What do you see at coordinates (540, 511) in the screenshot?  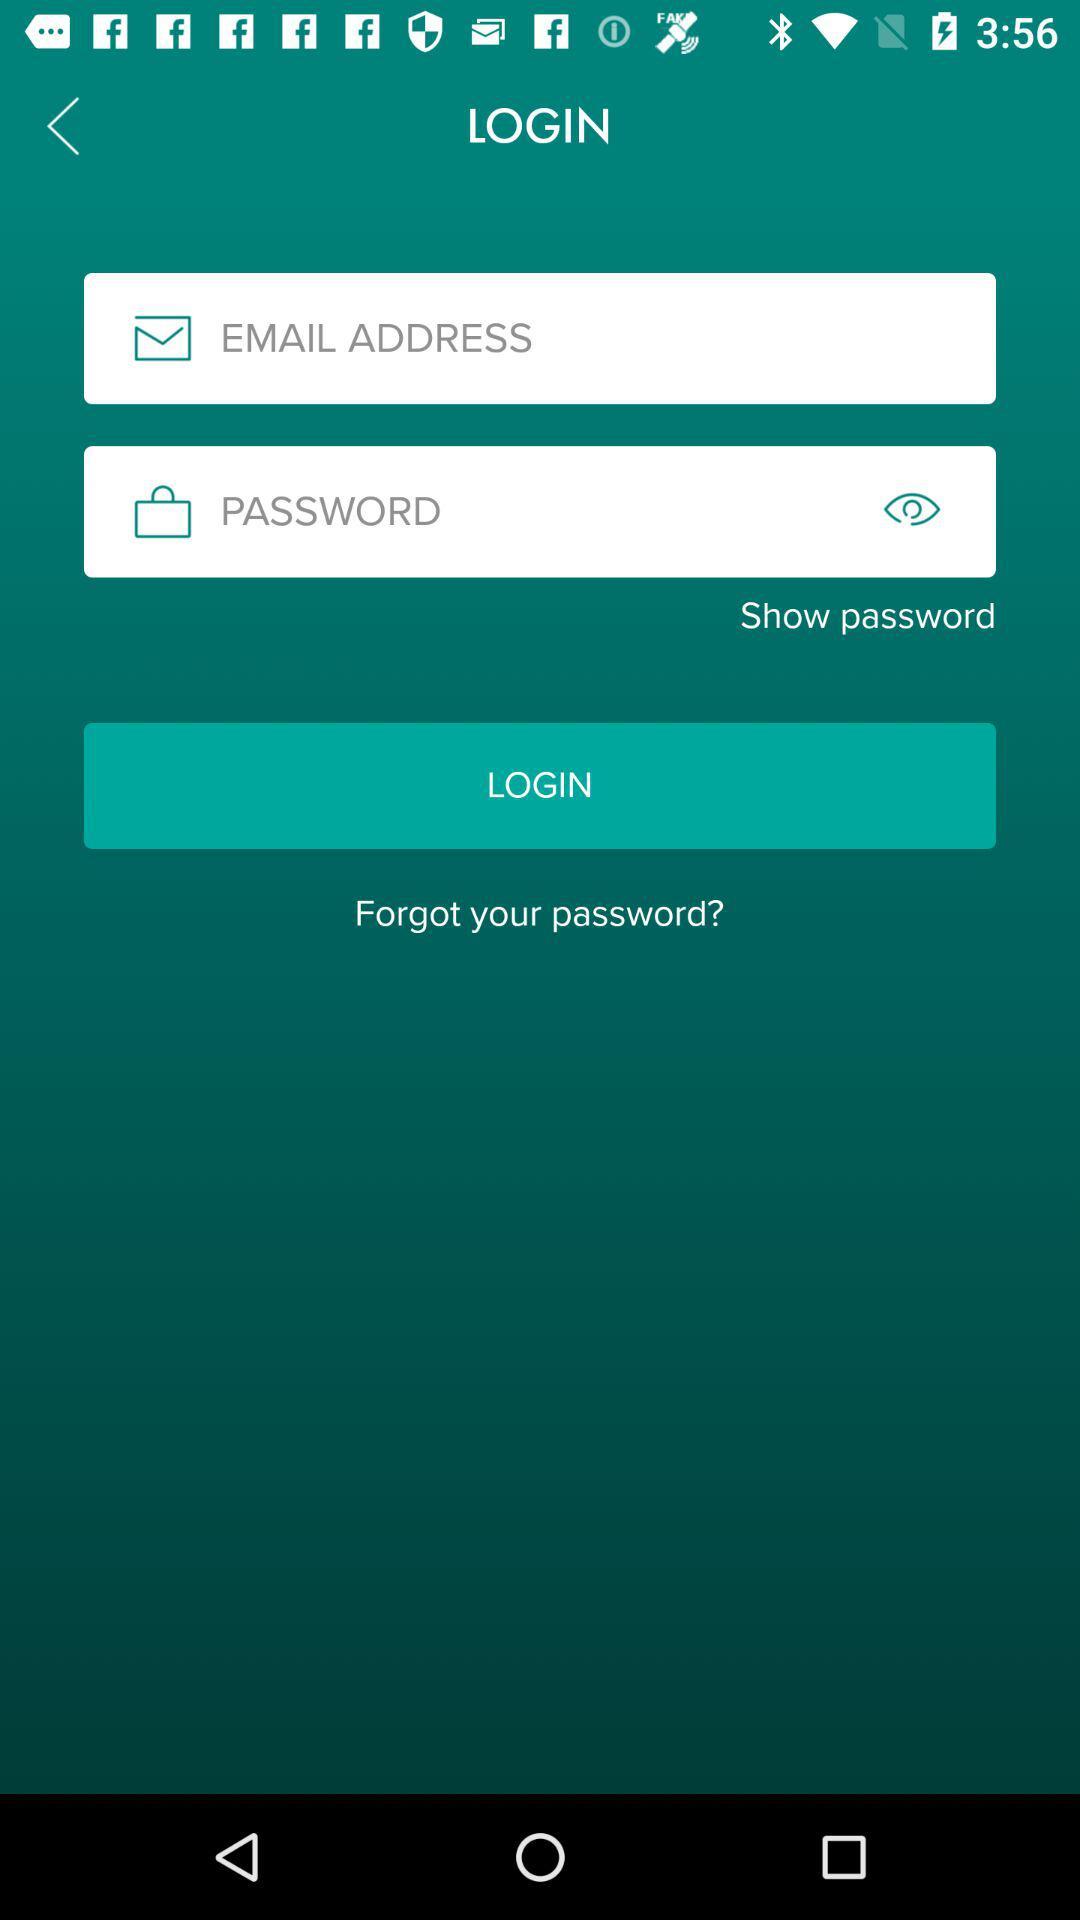 I see `password` at bounding box center [540, 511].